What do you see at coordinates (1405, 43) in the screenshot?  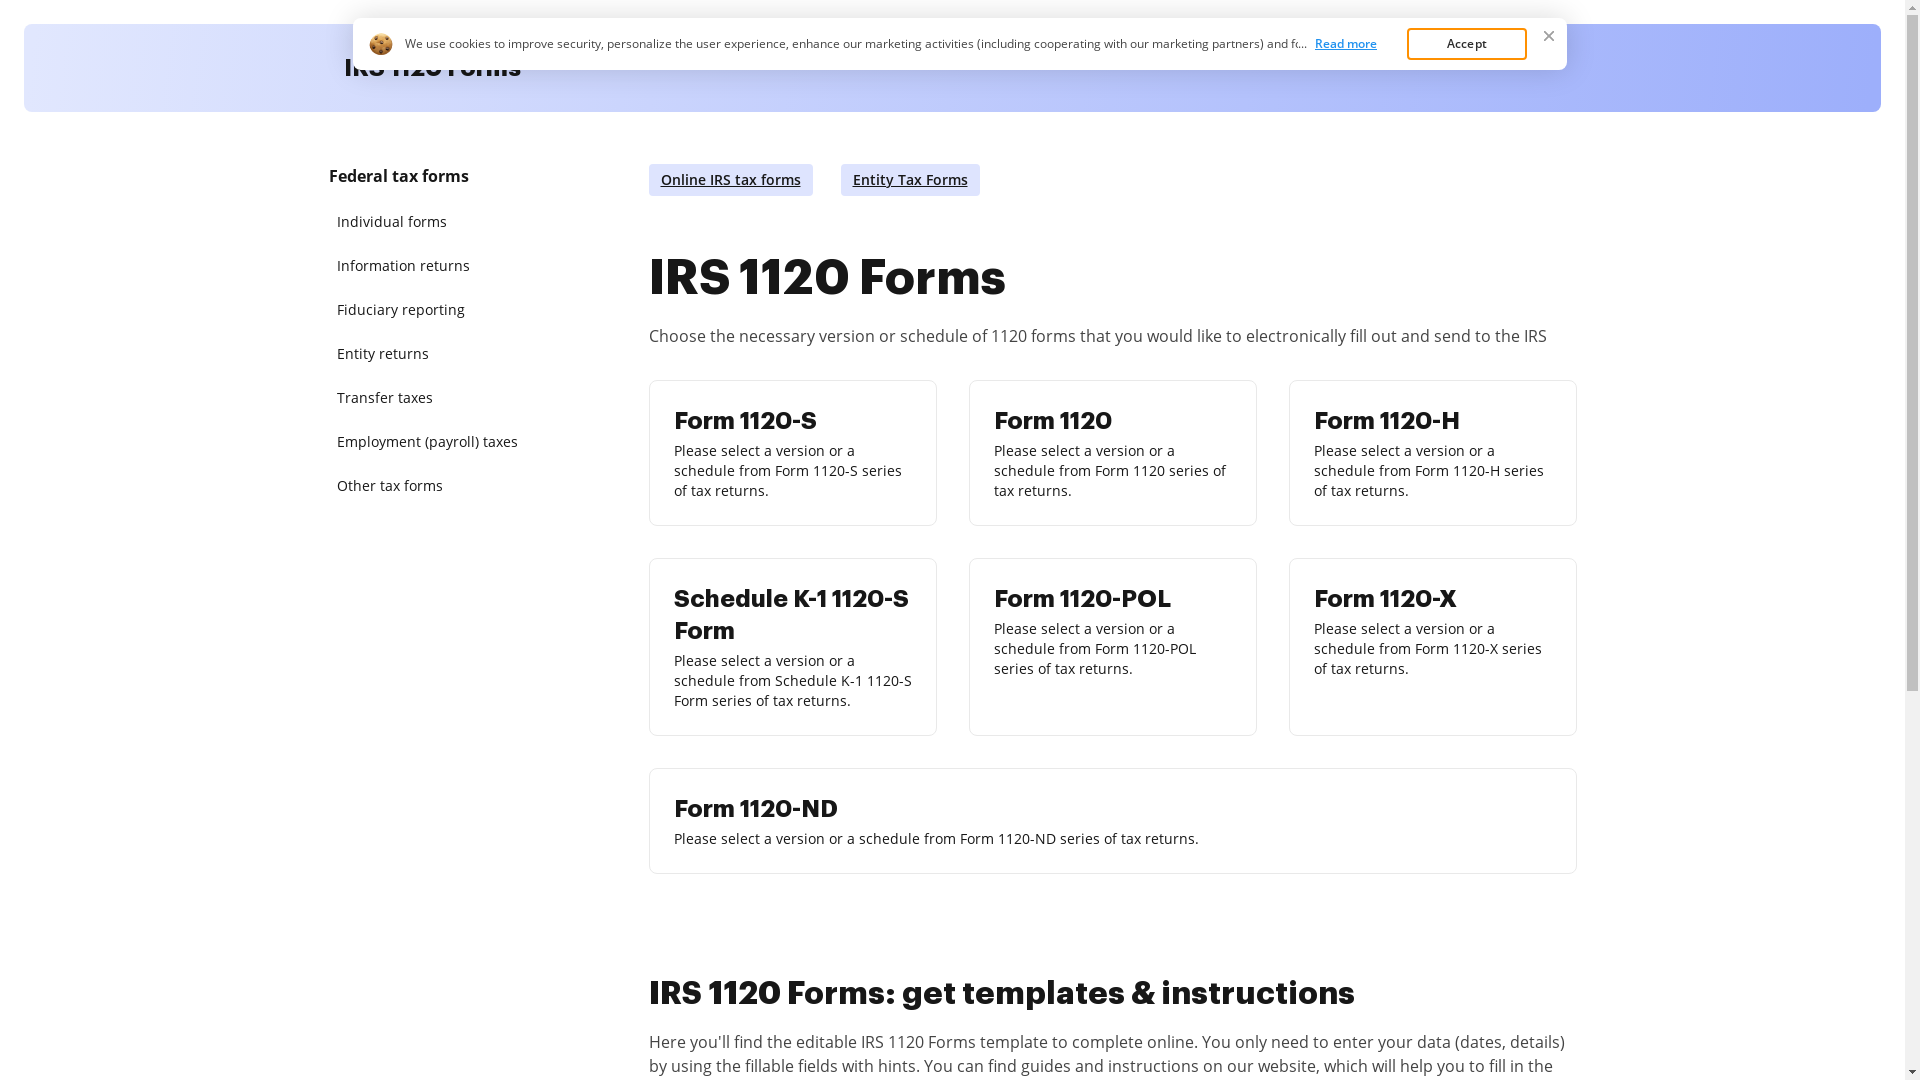 I see `'Accept'` at bounding box center [1405, 43].